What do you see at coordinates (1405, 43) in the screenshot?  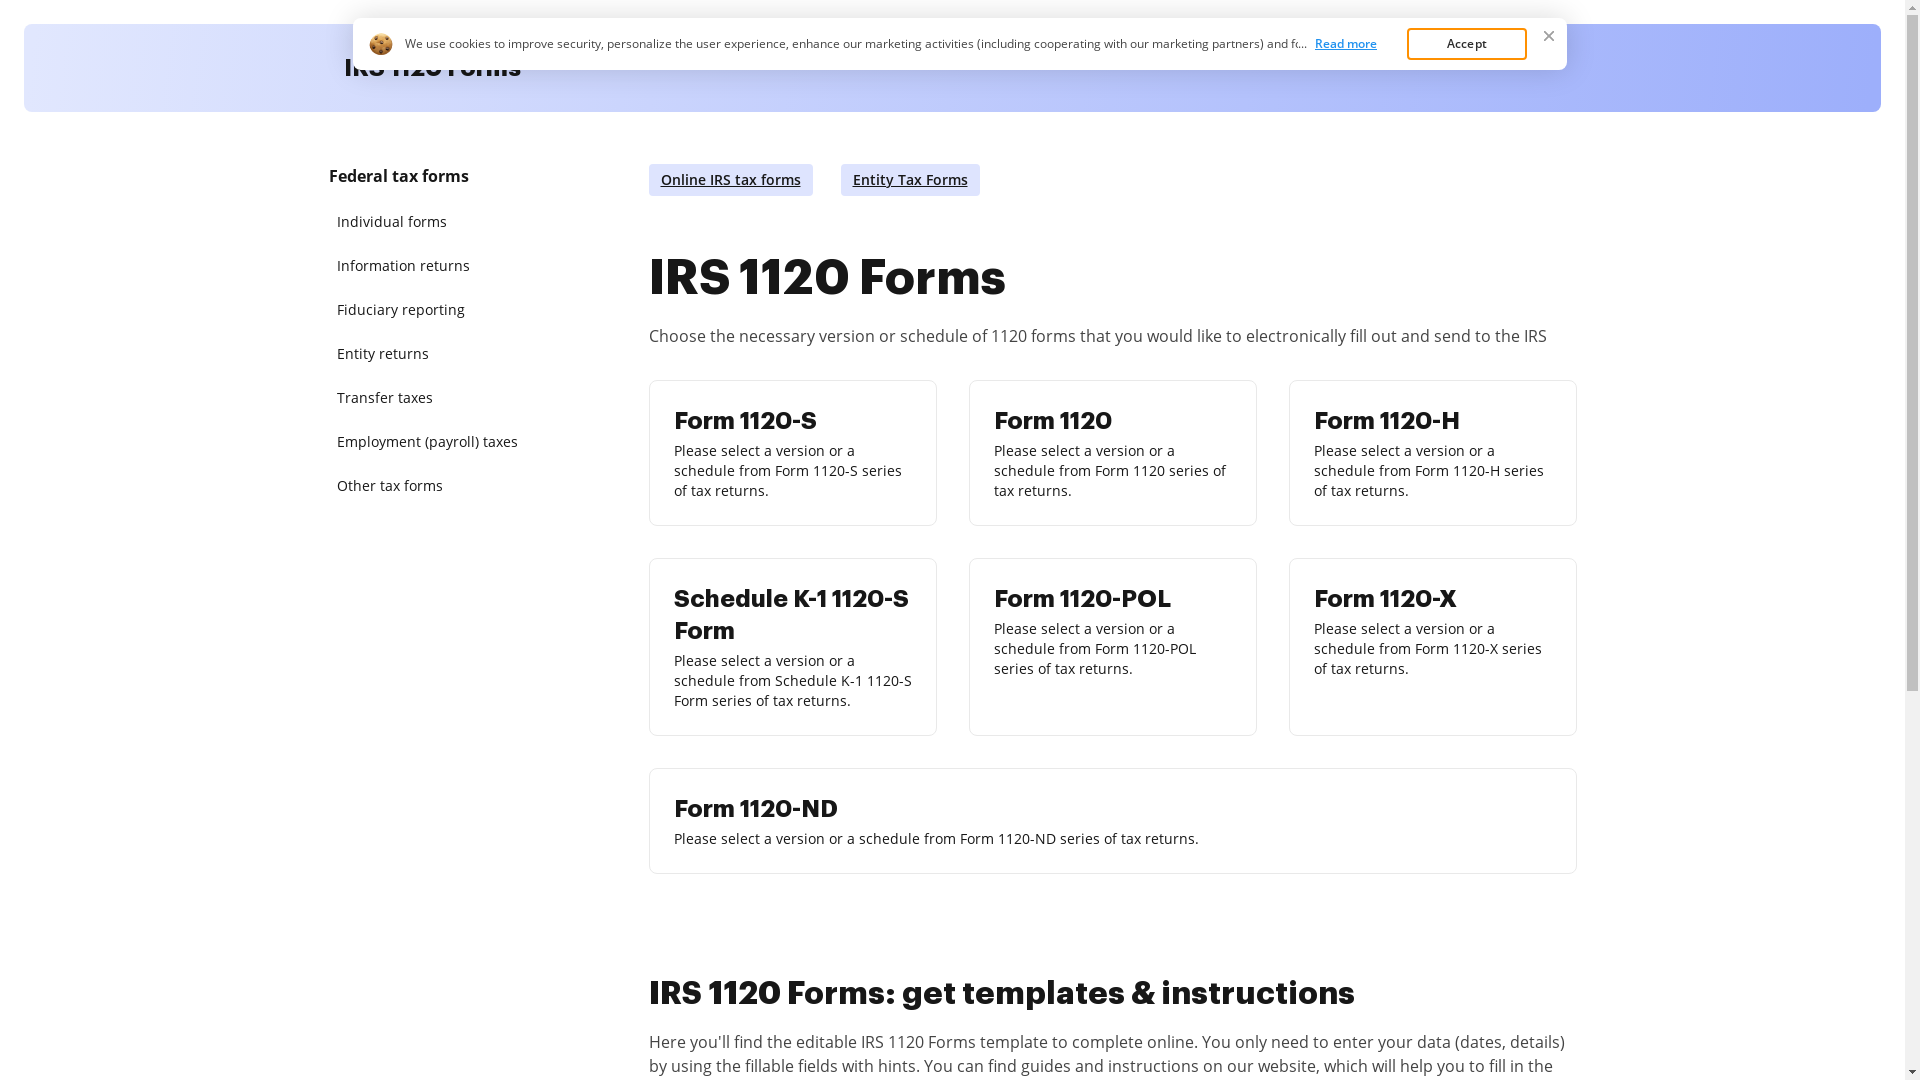 I see `'Accept'` at bounding box center [1405, 43].